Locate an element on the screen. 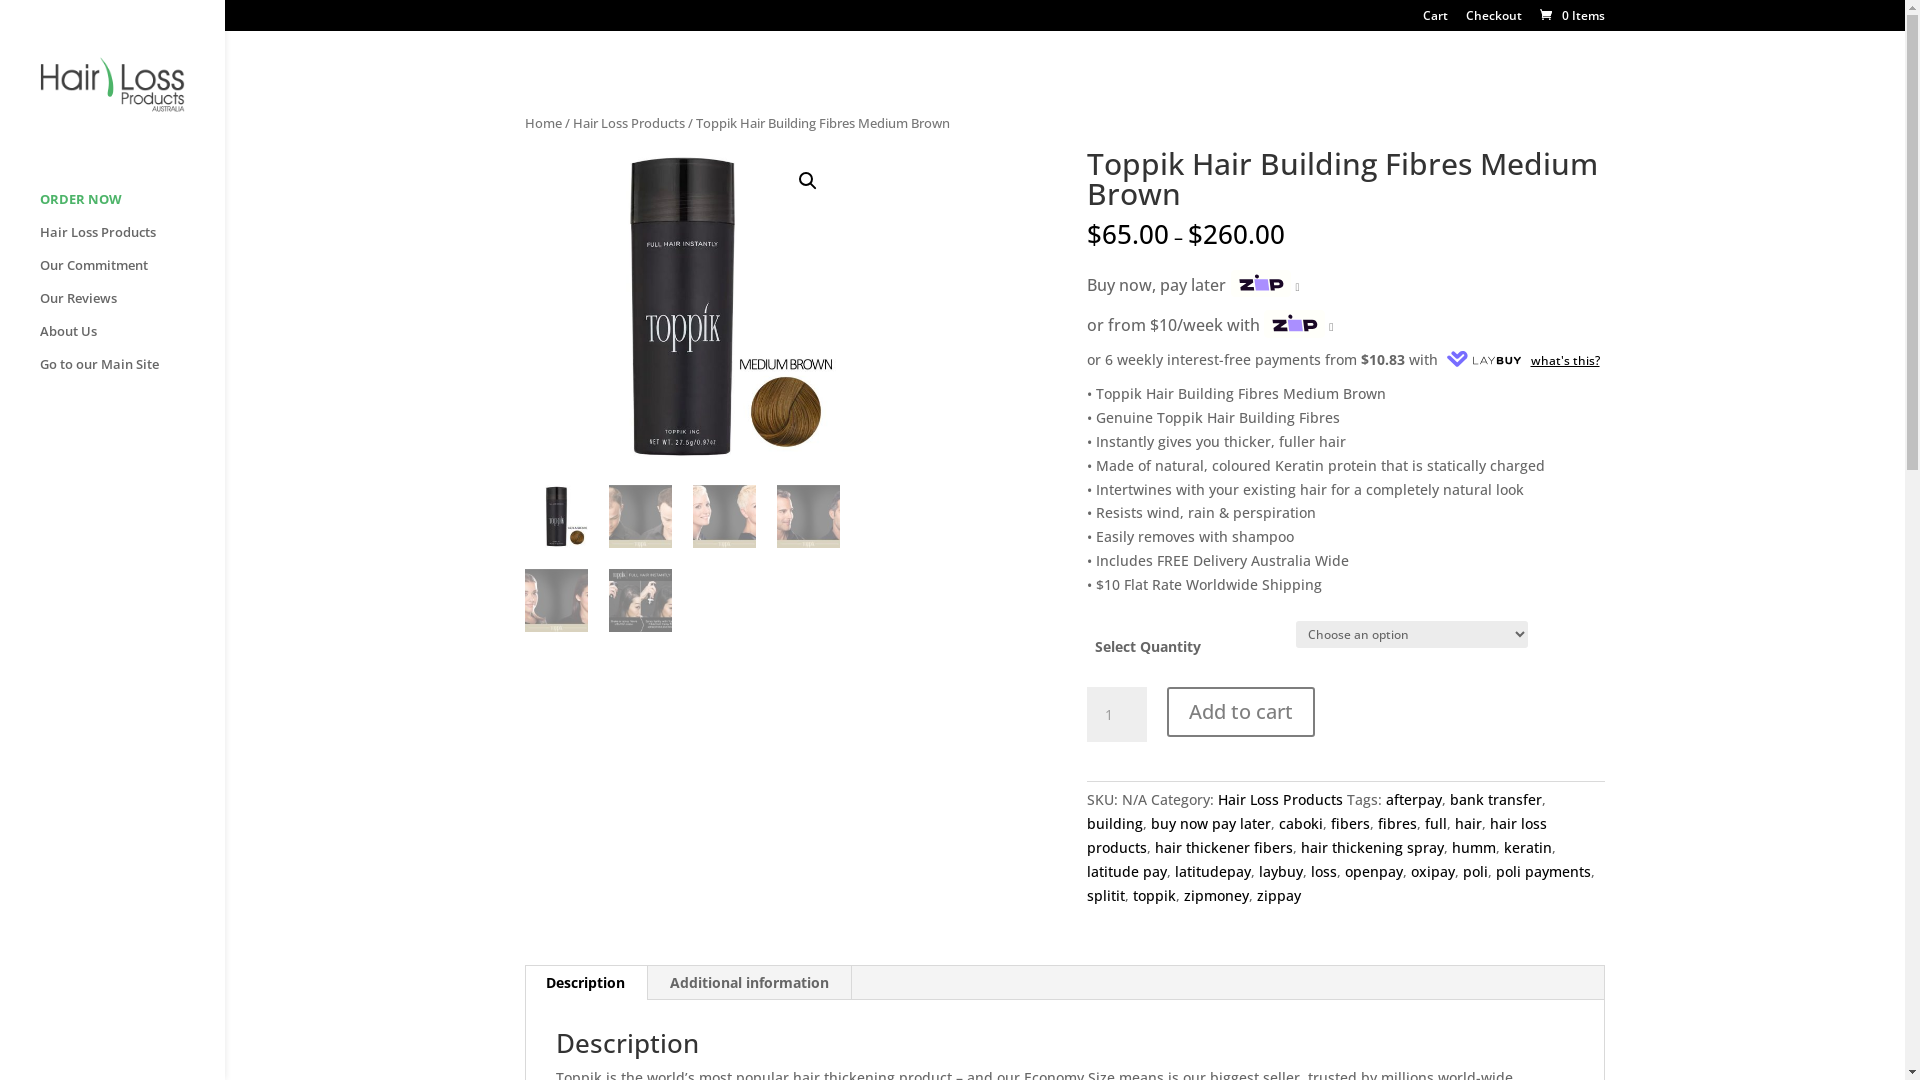  'Our Reviews' is located at coordinates (131, 307).